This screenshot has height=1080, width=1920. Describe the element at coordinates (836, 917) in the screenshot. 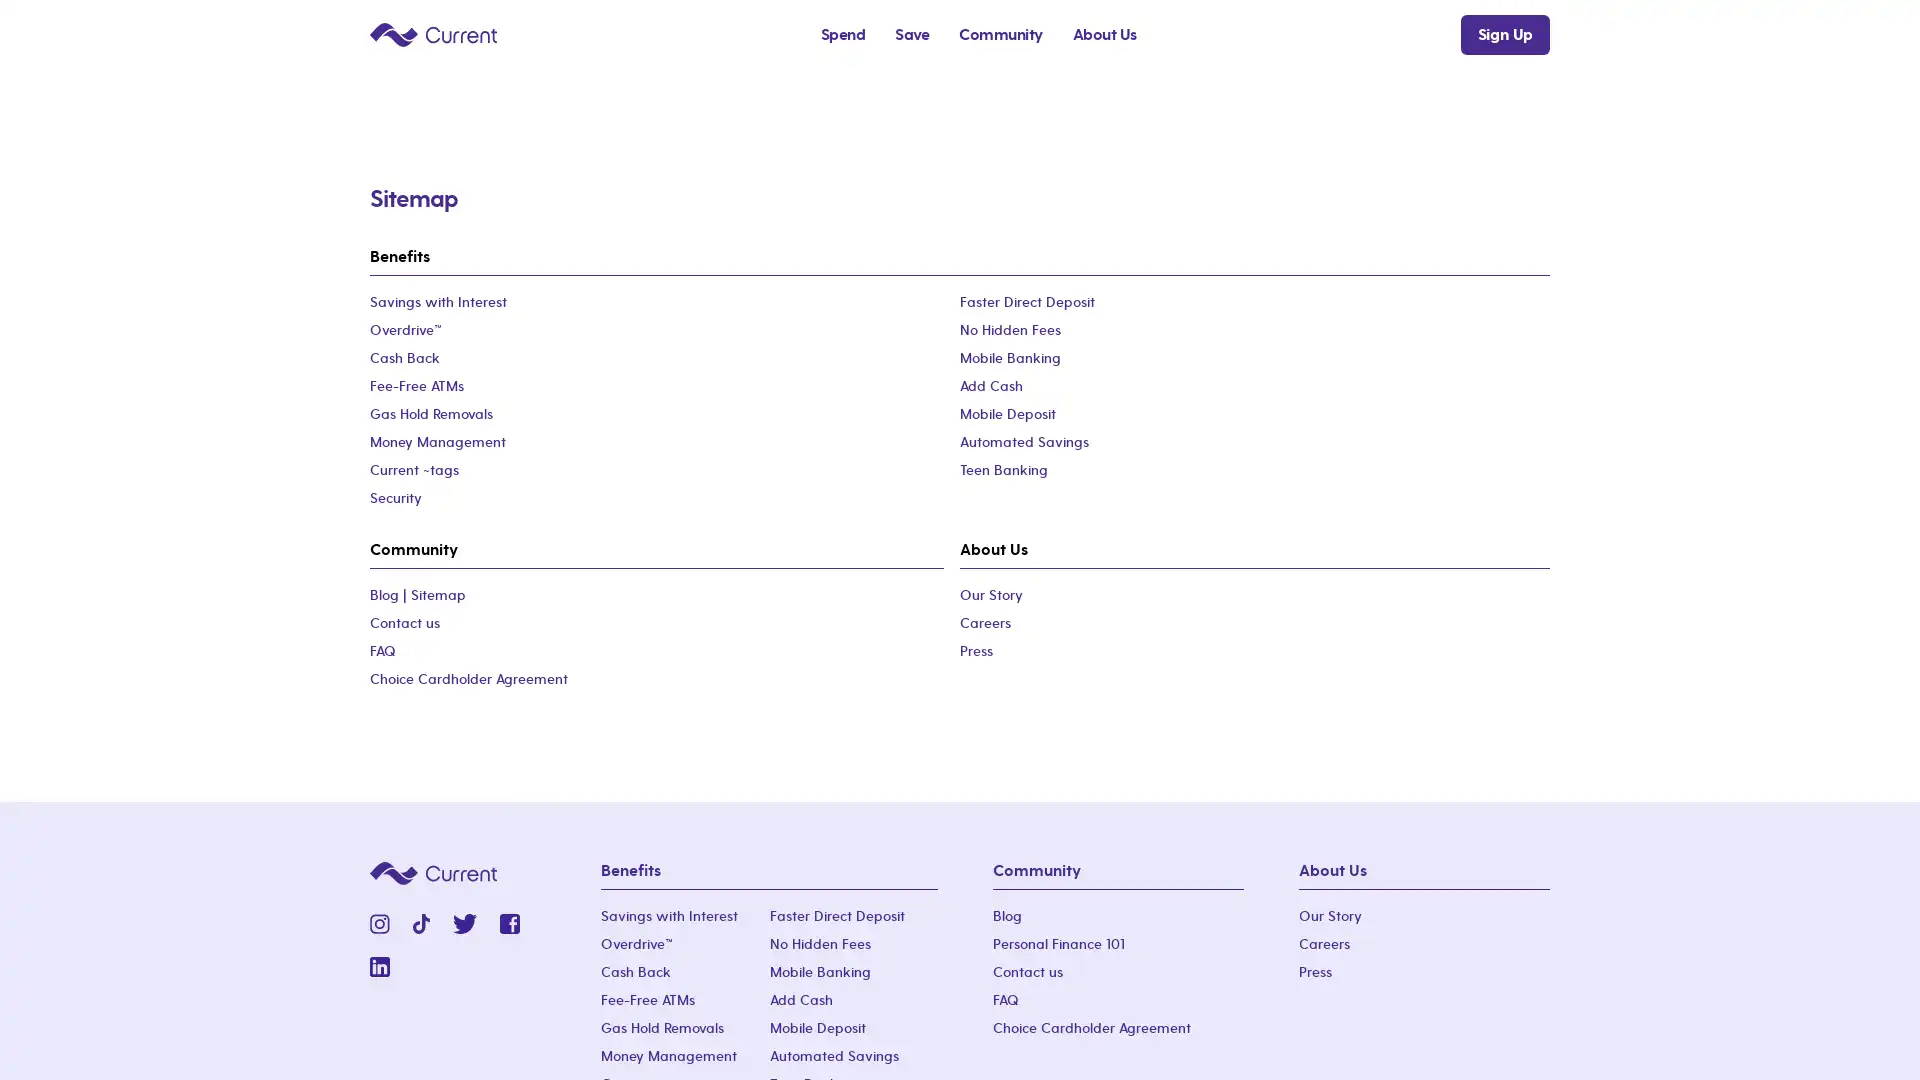

I see `Faster Direct Deposit` at that location.